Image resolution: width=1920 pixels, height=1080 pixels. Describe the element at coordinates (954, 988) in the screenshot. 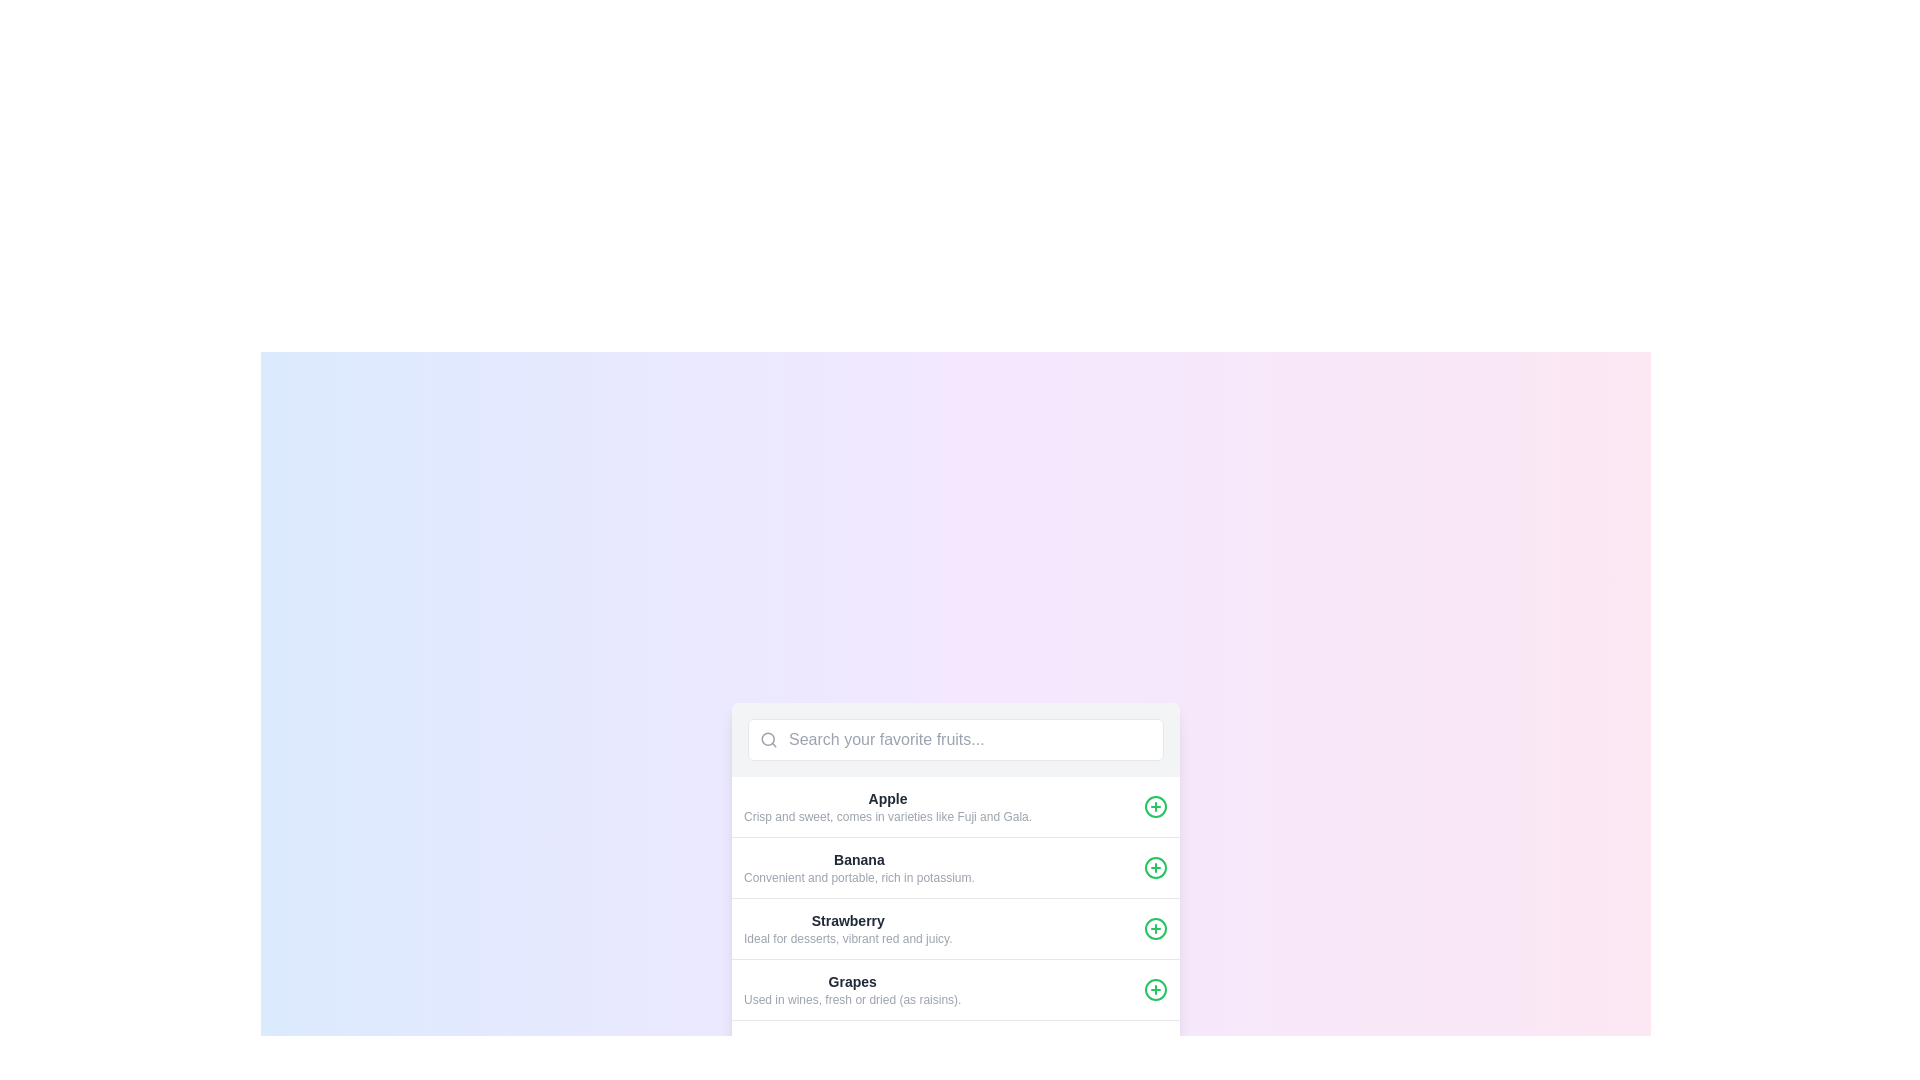

I see `the green circular button with a plus sign inside it, located next to the list item labeled 'Grapes', which is the fourth item in the vertical list` at that location.